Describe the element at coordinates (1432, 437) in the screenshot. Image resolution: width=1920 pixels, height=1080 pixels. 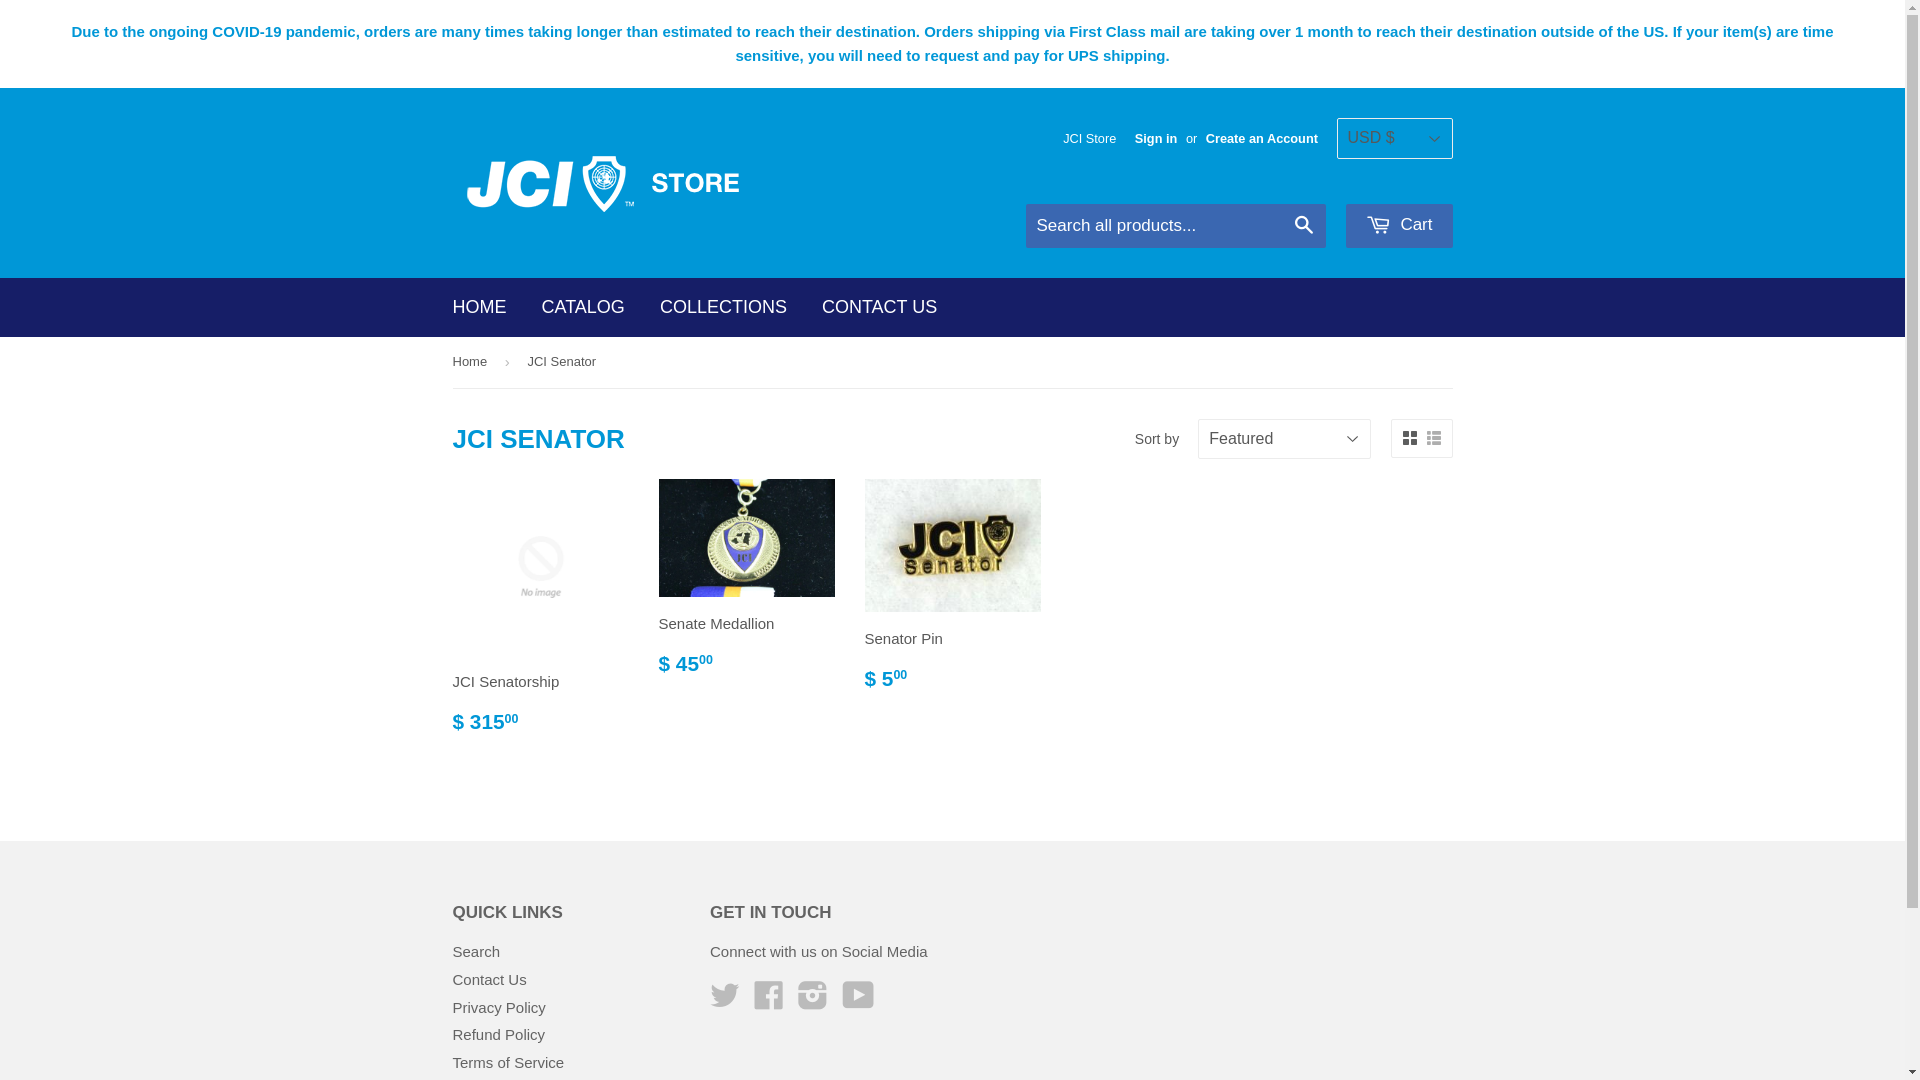
I see `'List view'` at that location.